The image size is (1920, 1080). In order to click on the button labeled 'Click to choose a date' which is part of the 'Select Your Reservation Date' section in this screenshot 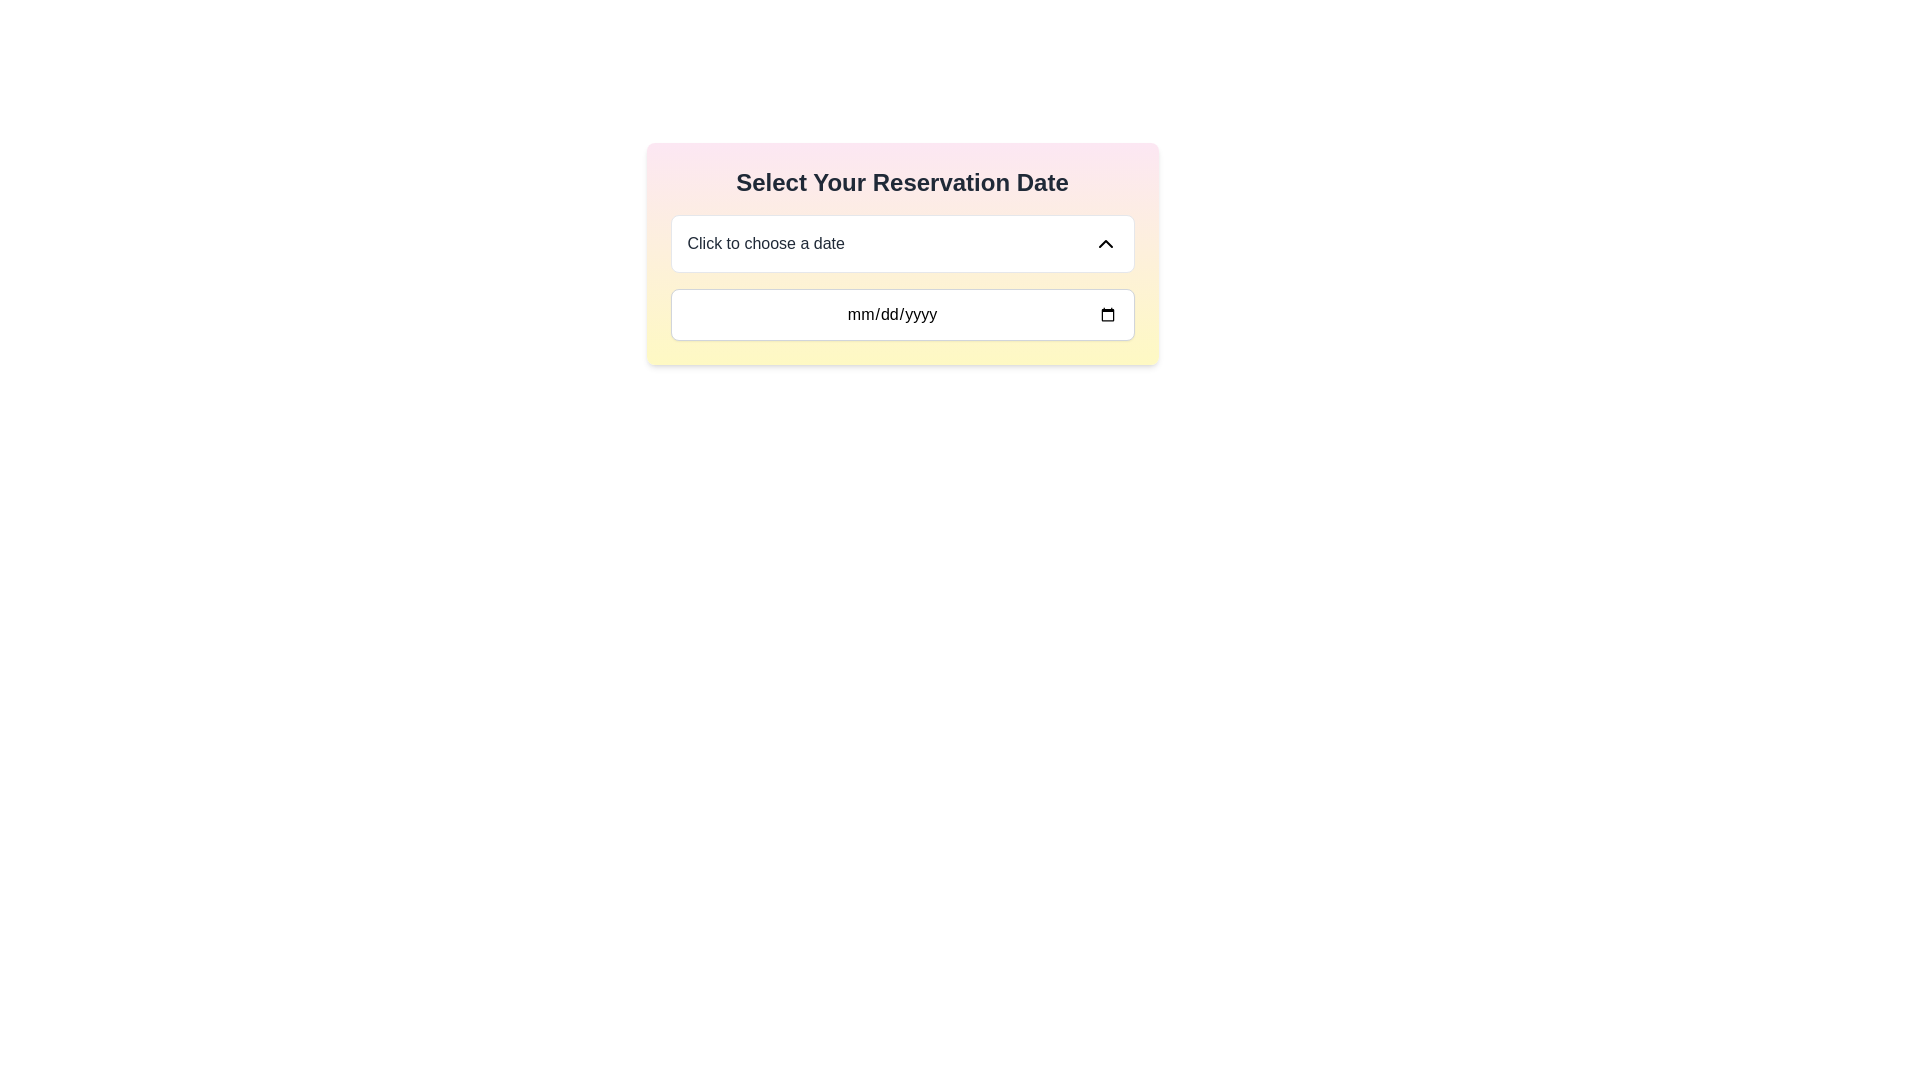, I will do `click(901, 242)`.